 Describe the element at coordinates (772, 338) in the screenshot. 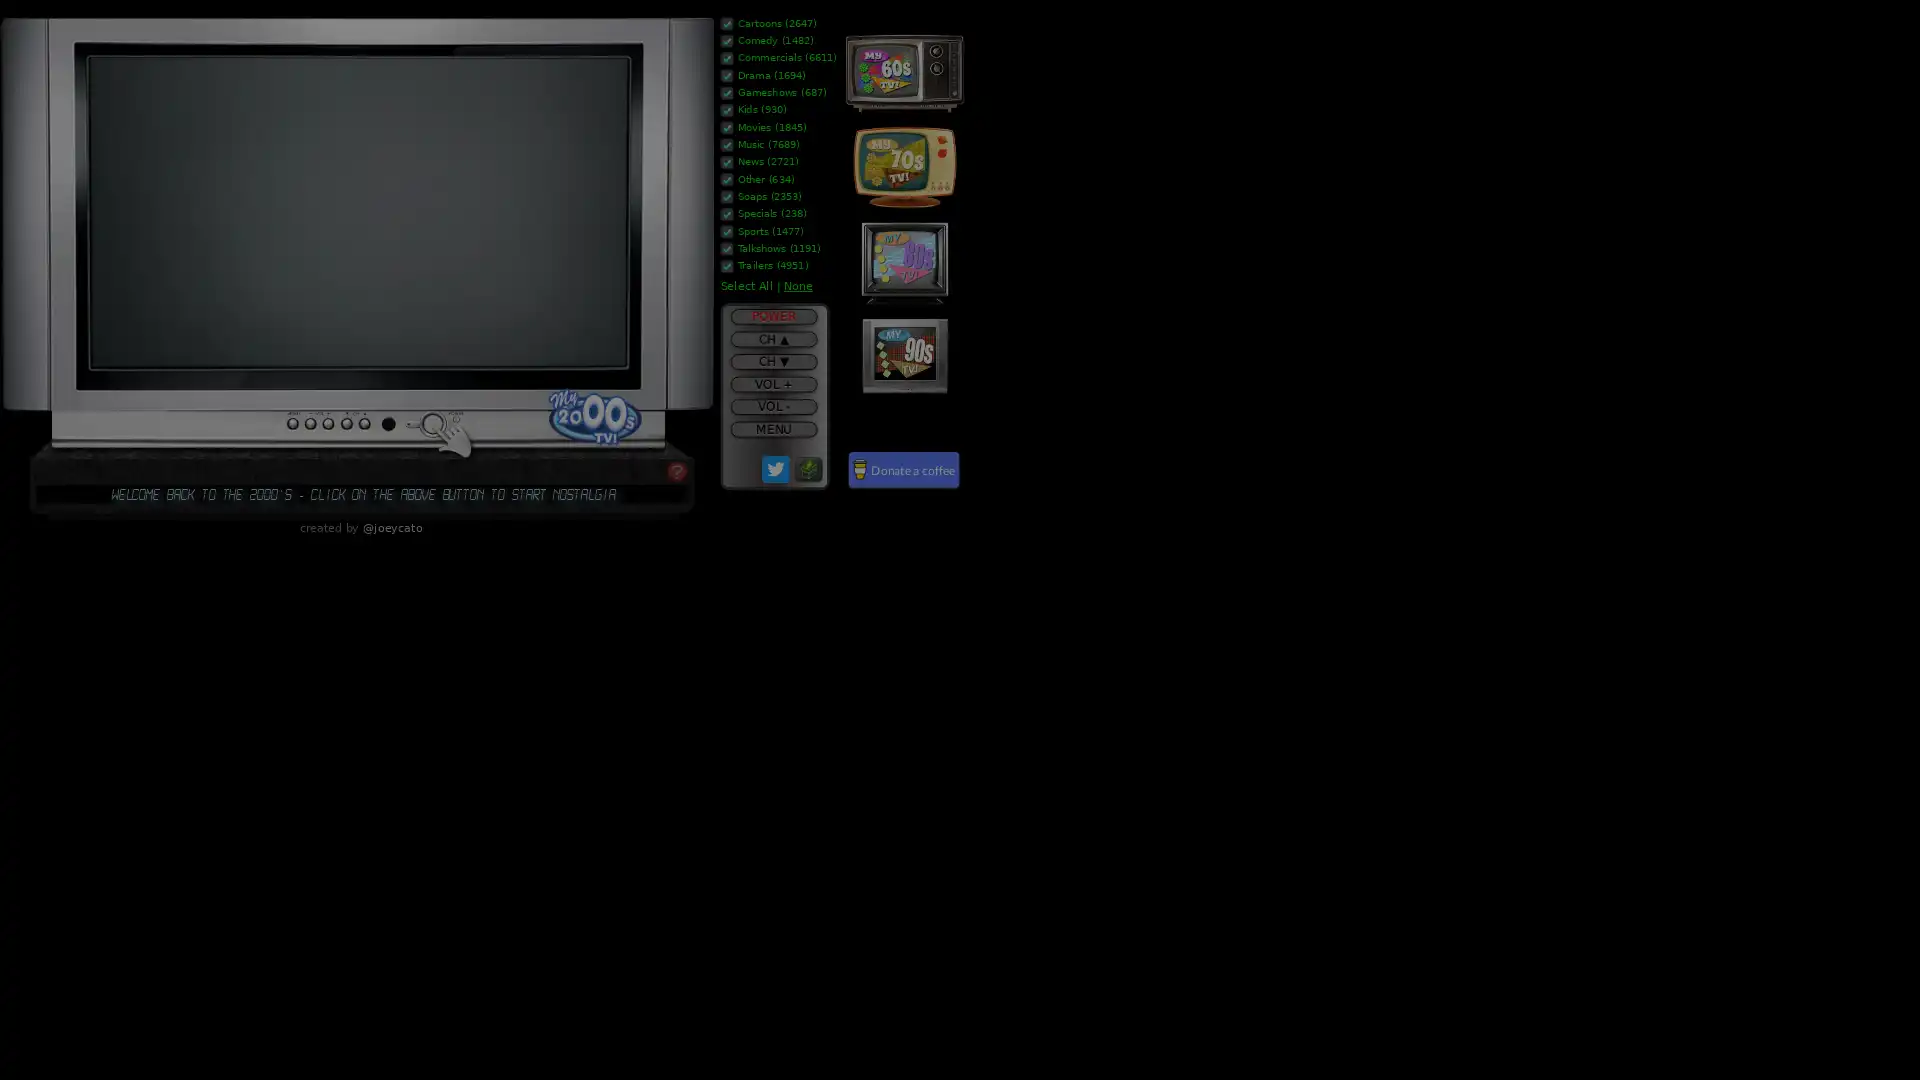

I see `CH` at that location.